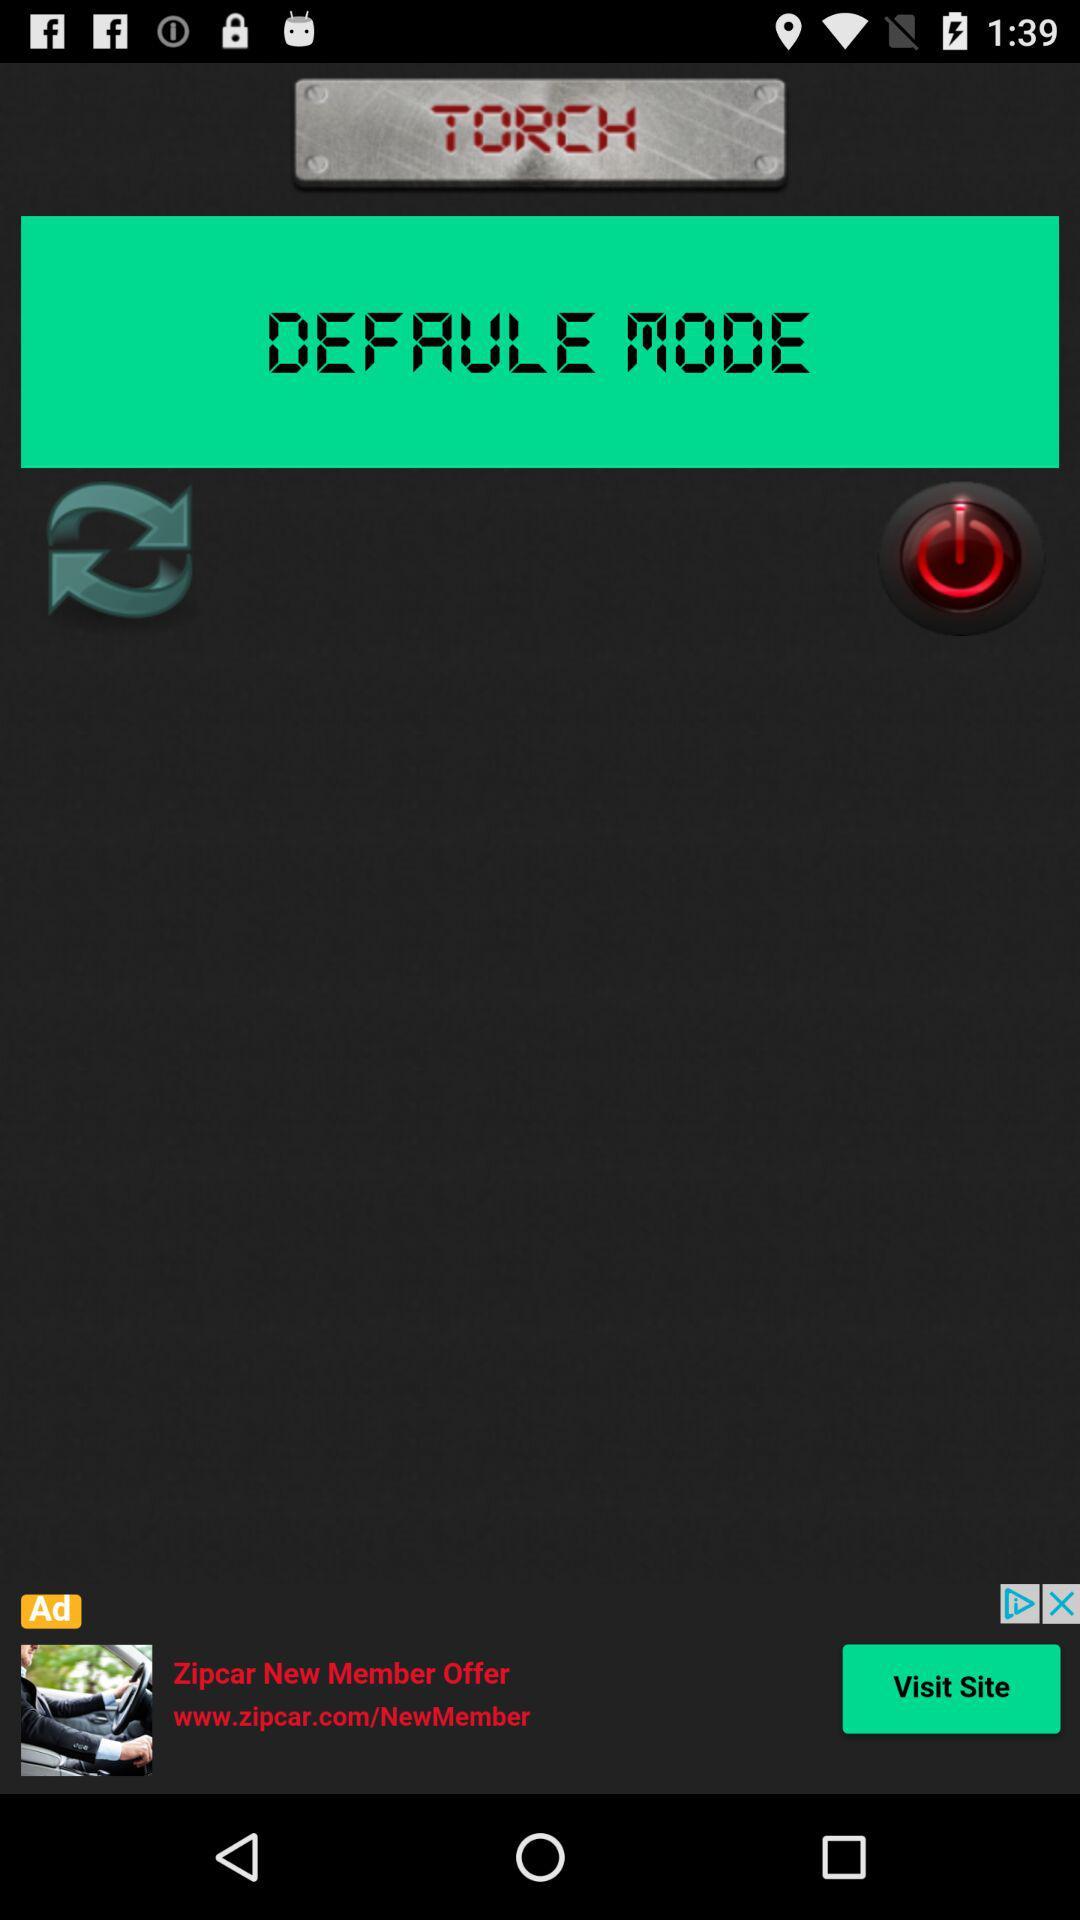 Image resolution: width=1080 pixels, height=1920 pixels. Describe the element at coordinates (118, 597) in the screenshot. I see `the refresh icon` at that location.